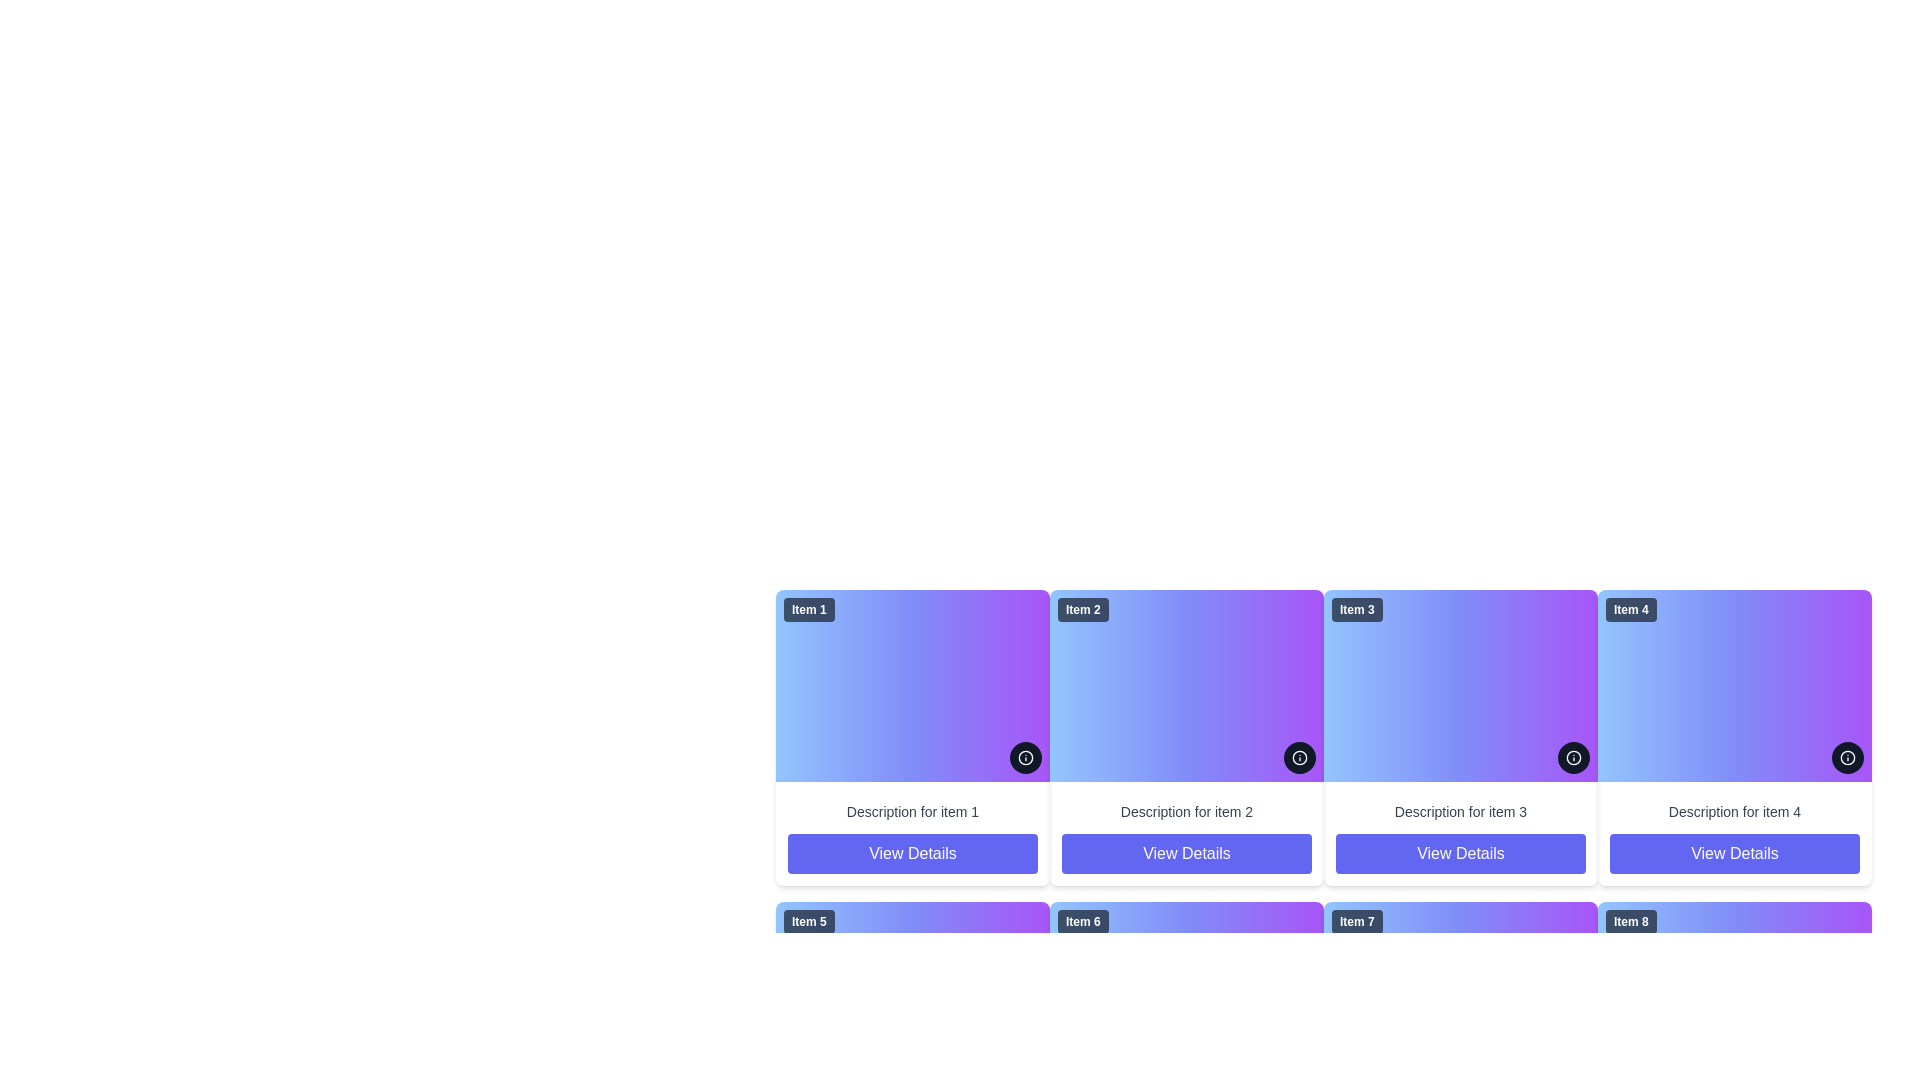 The image size is (1920, 1080). I want to click on the small circle within the graphical icon located at the bottom-right area of the card labeled 'Item 2', so click(1026, 758).